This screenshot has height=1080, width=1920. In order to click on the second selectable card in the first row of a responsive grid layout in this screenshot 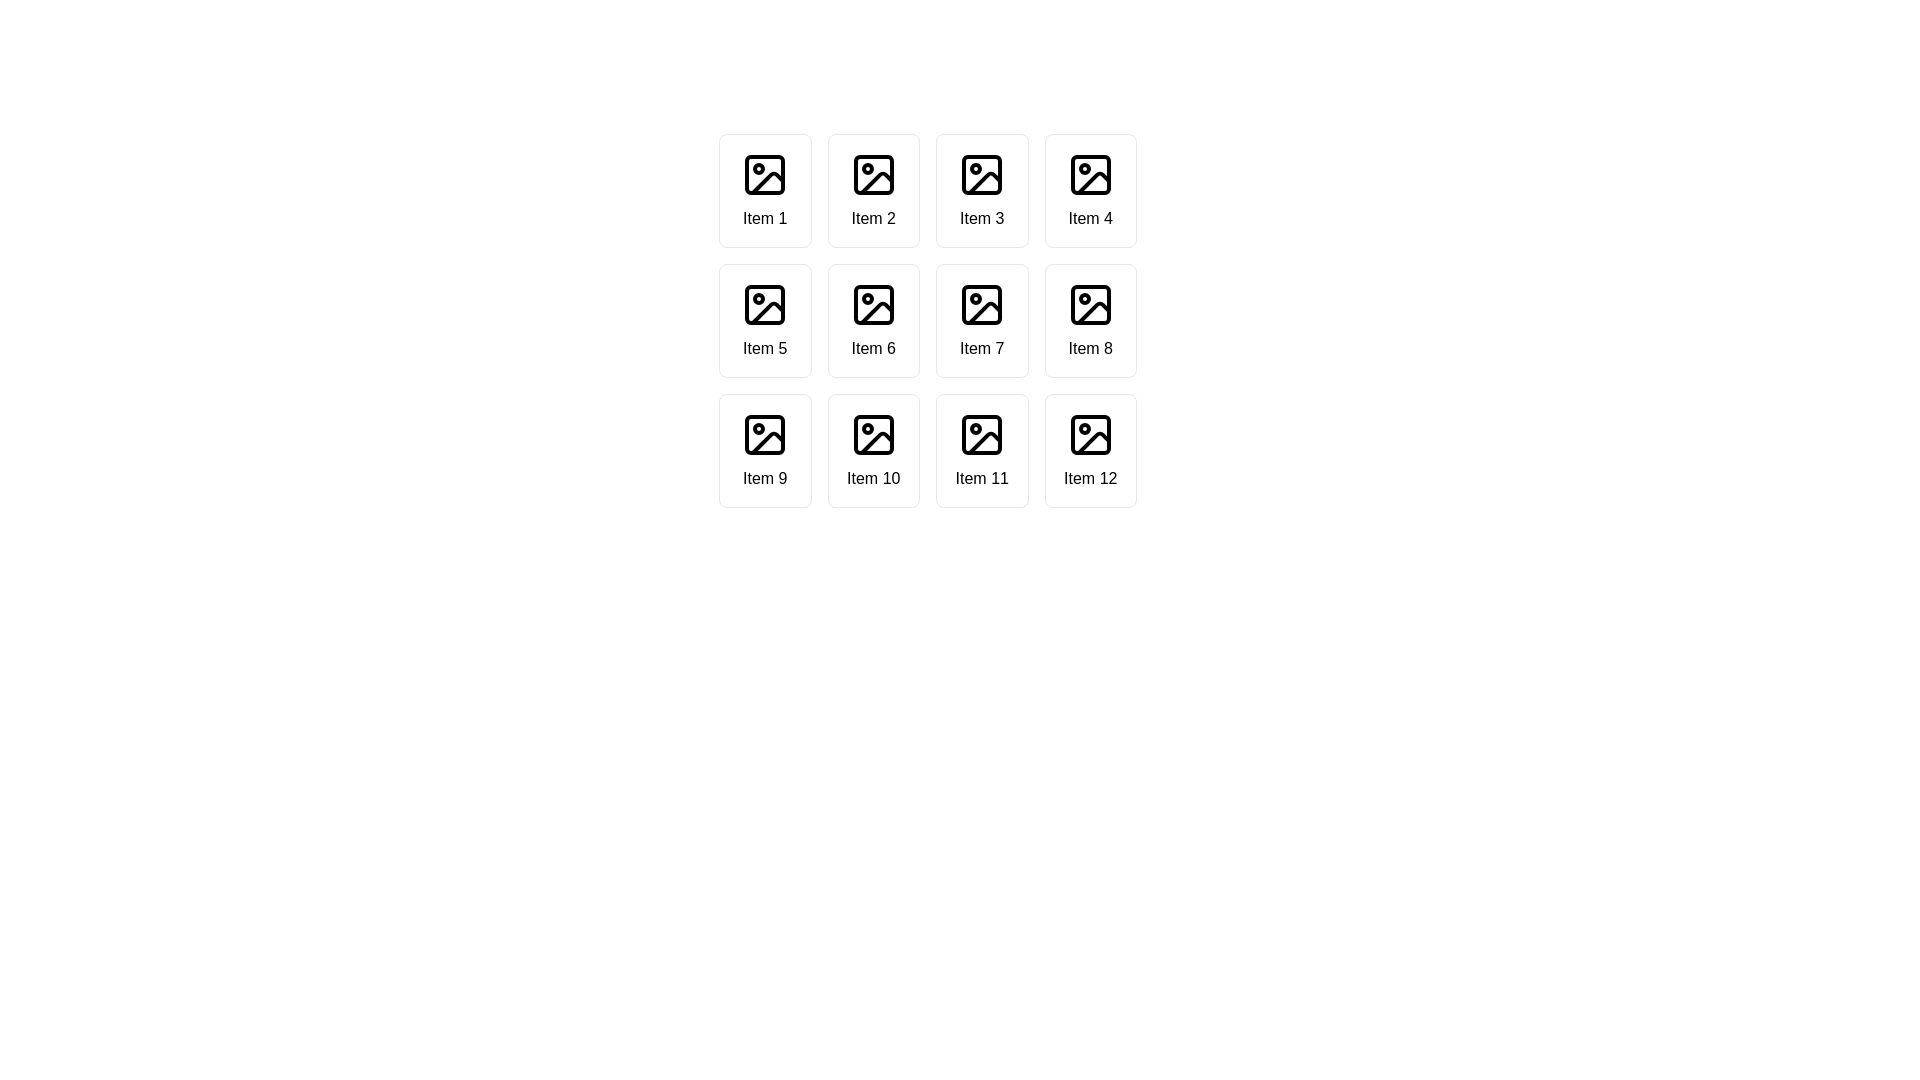, I will do `click(873, 191)`.